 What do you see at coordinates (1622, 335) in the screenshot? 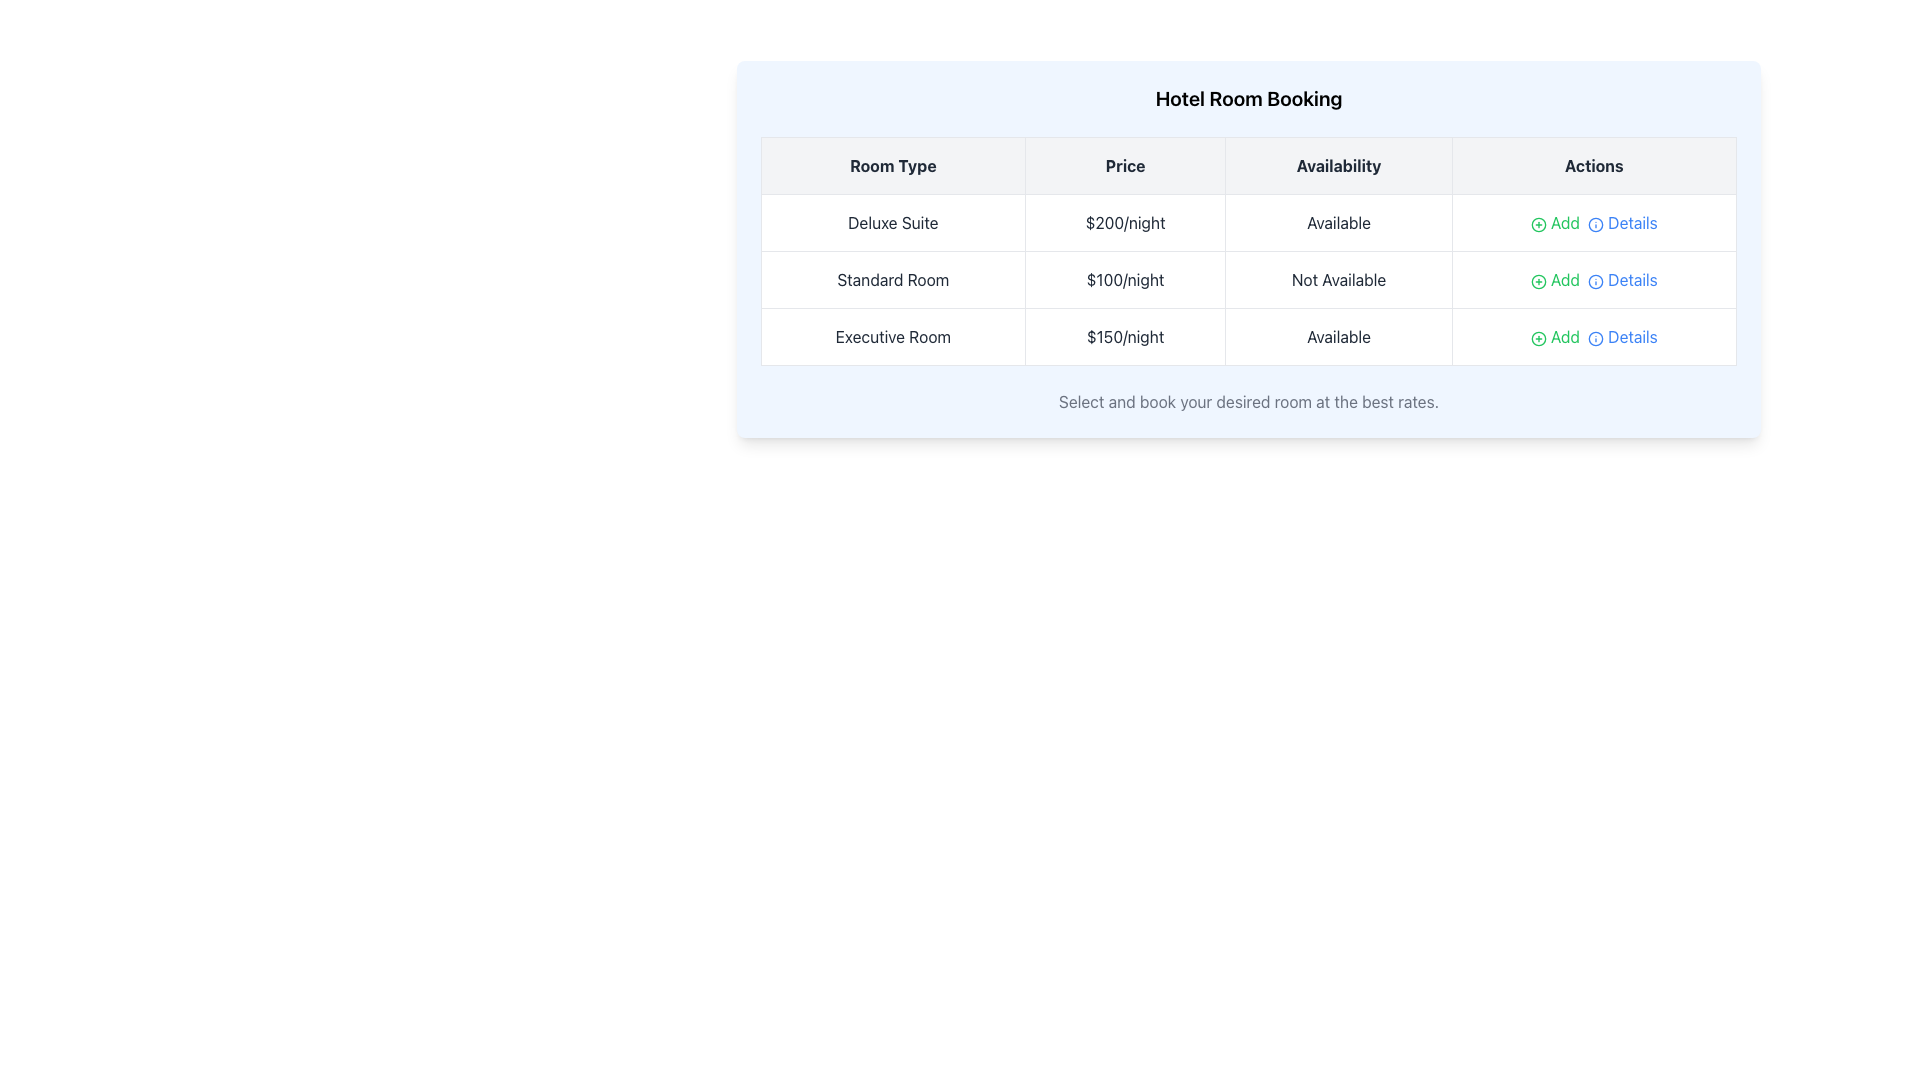
I see `the 'Details' button in the 'Actions' column of the table, which is styled in blue and located in the 'Executive Room' row` at bounding box center [1622, 335].